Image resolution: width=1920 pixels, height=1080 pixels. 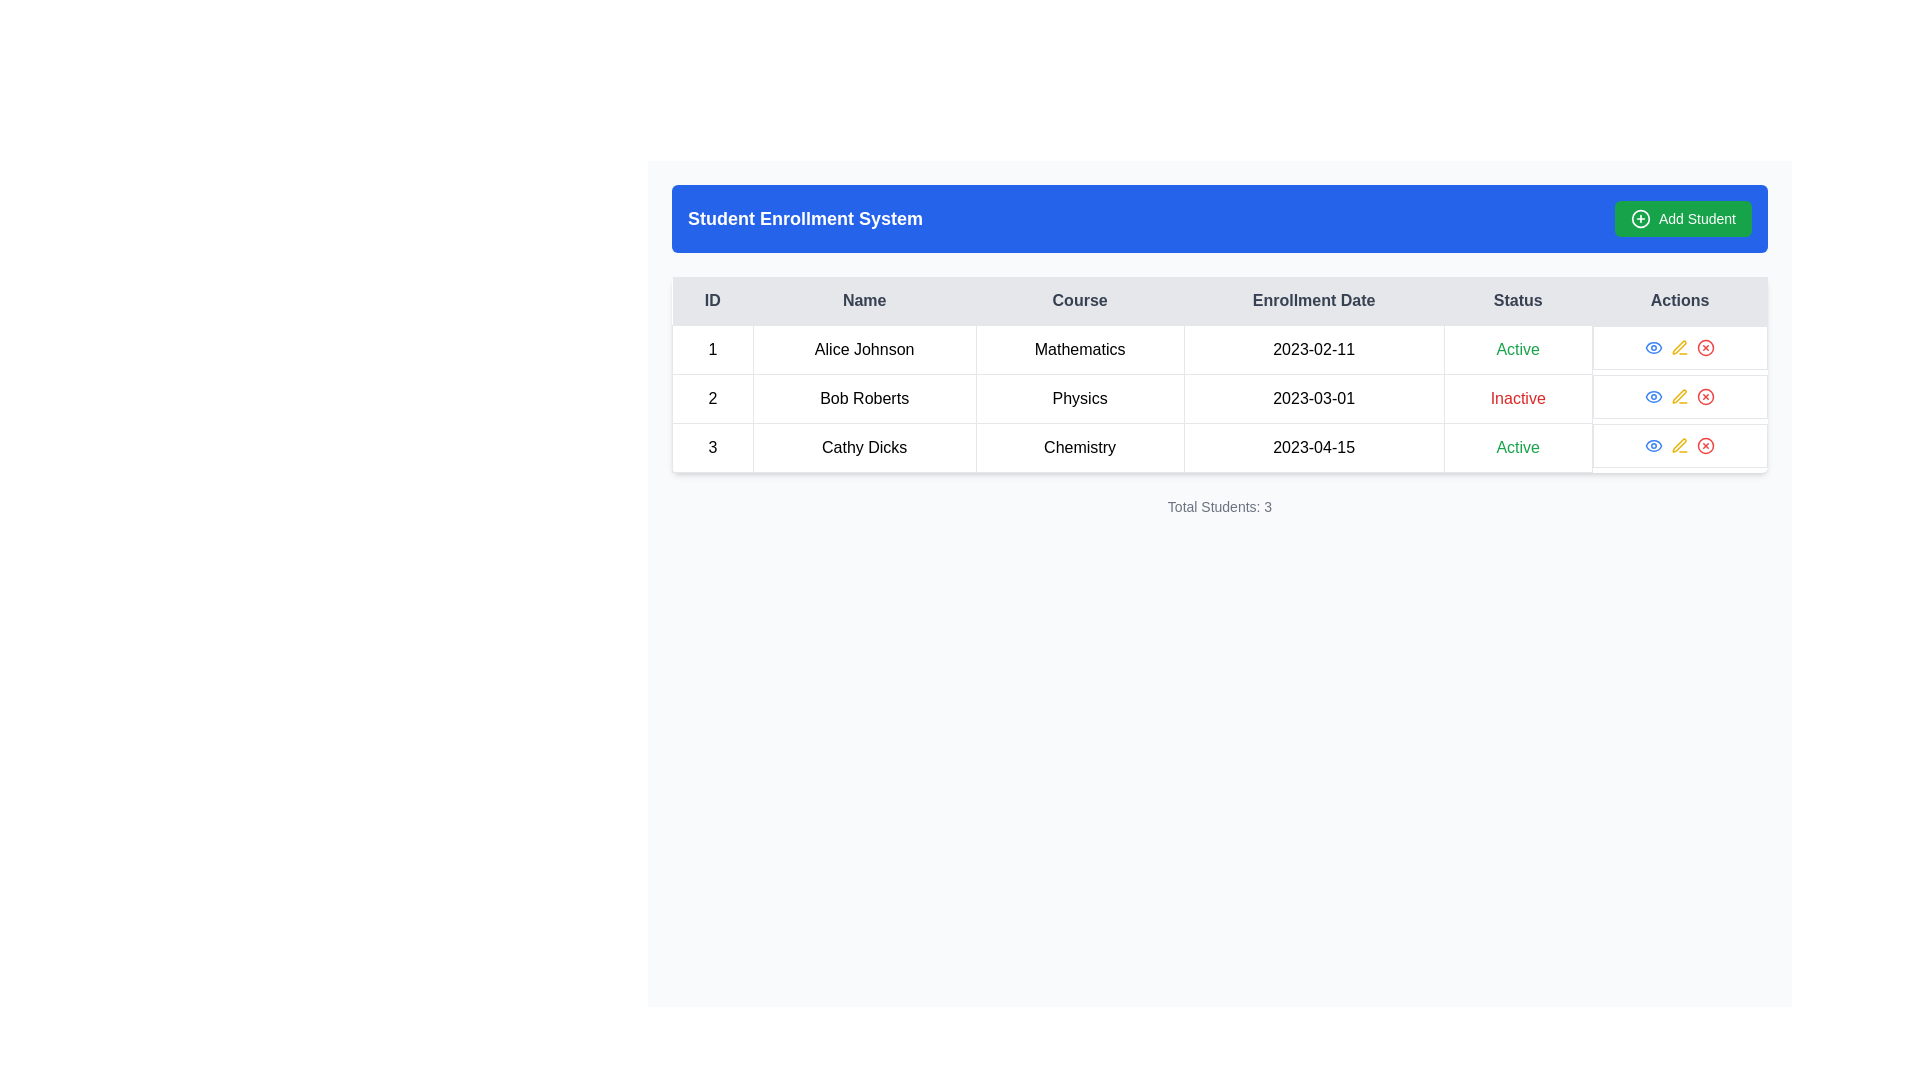 I want to click on the 'Status' column header label, which is the fifth column header in the table layout, positioned between 'Enrollment Date' and 'Actions', so click(x=1518, y=301).